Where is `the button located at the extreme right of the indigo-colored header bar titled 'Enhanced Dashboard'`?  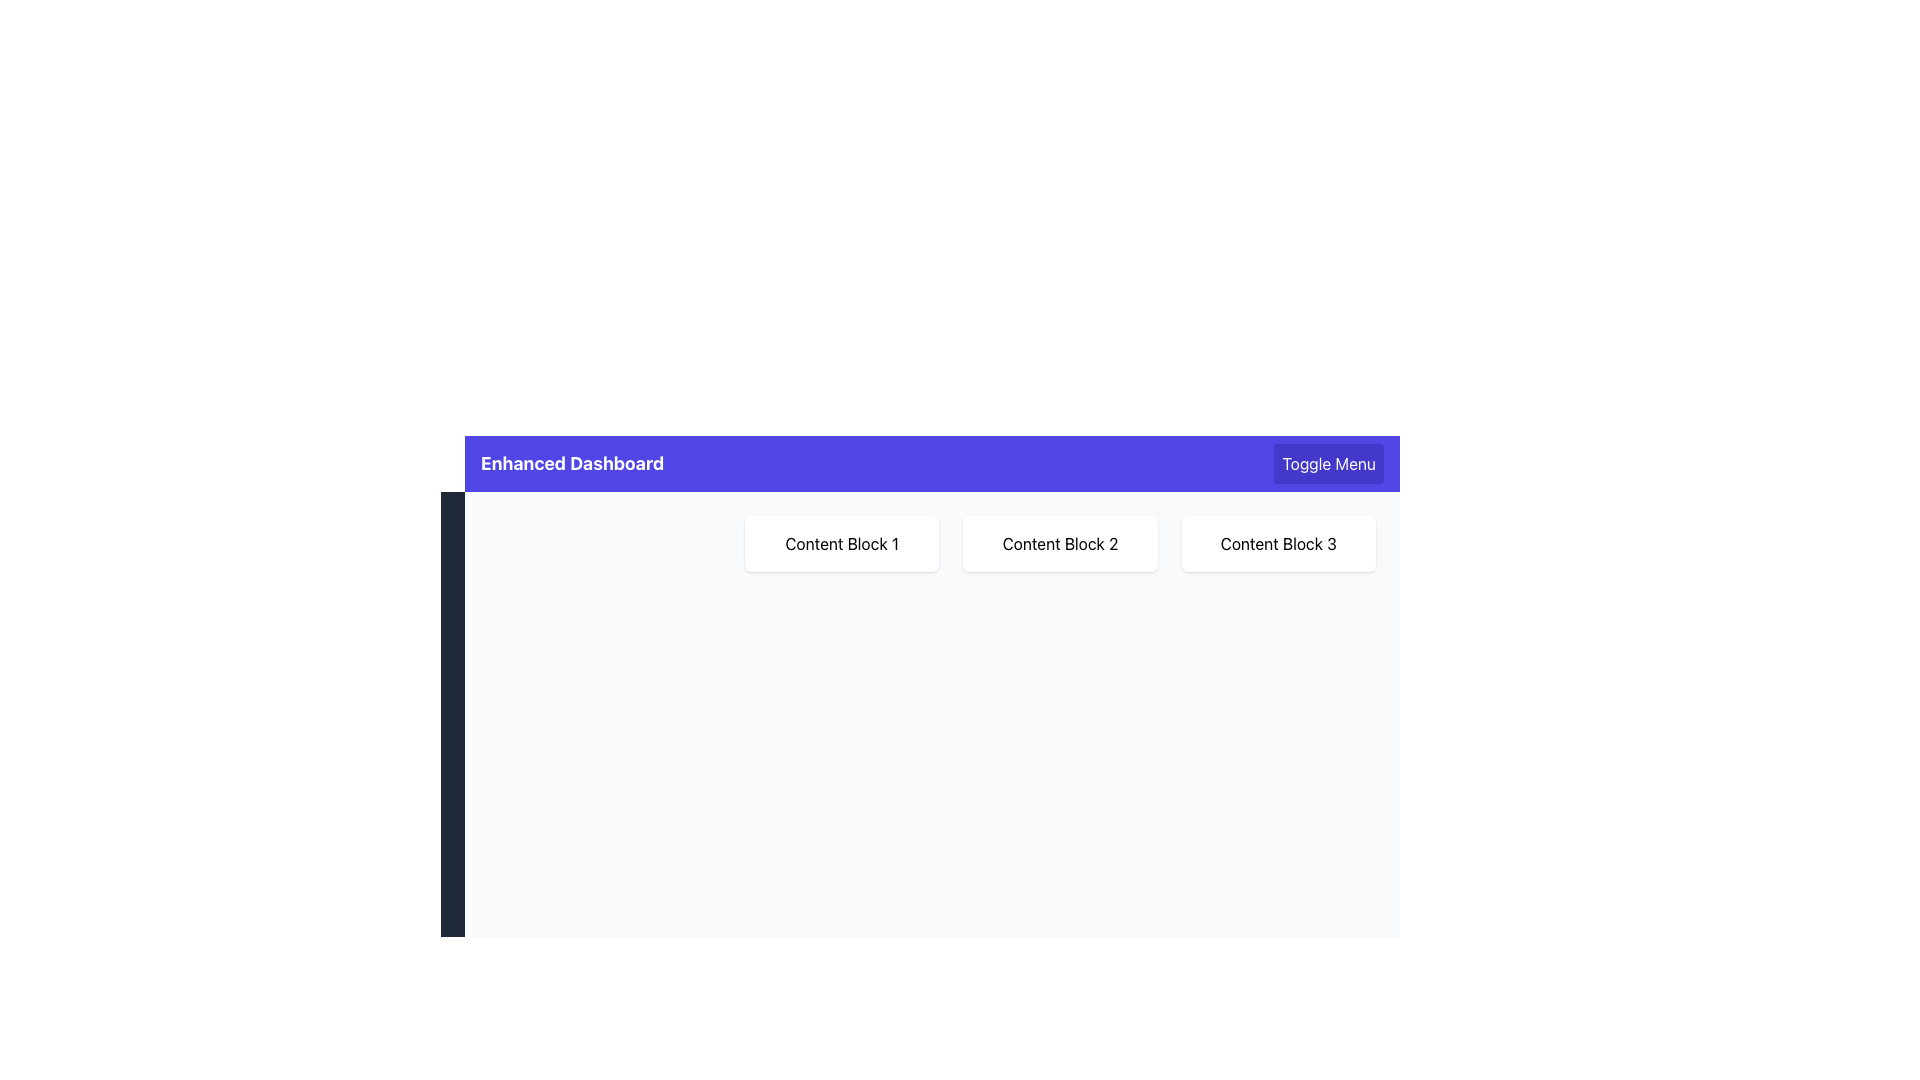 the button located at the extreme right of the indigo-colored header bar titled 'Enhanced Dashboard' is located at coordinates (1329, 463).